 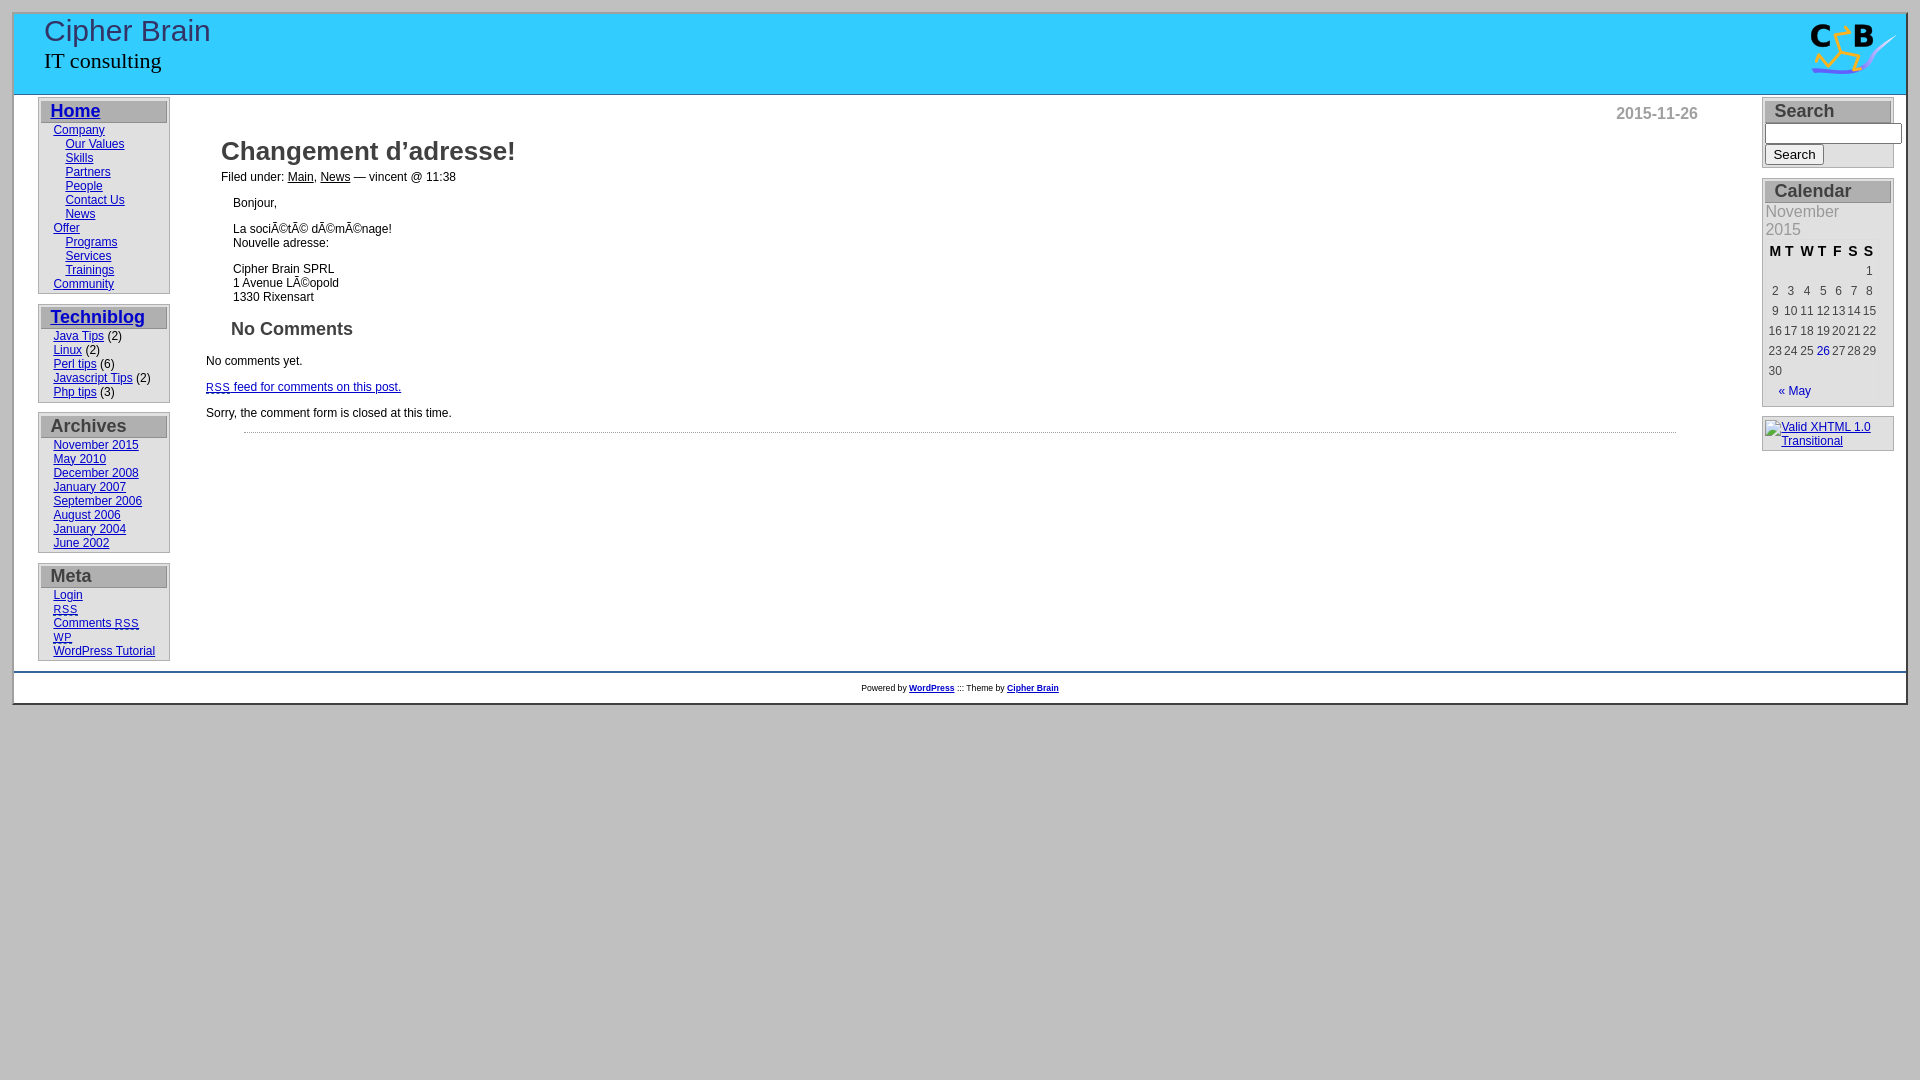 What do you see at coordinates (287, 176) in the screenshot?
I see `'Main'` at bounding box center [287, 176].